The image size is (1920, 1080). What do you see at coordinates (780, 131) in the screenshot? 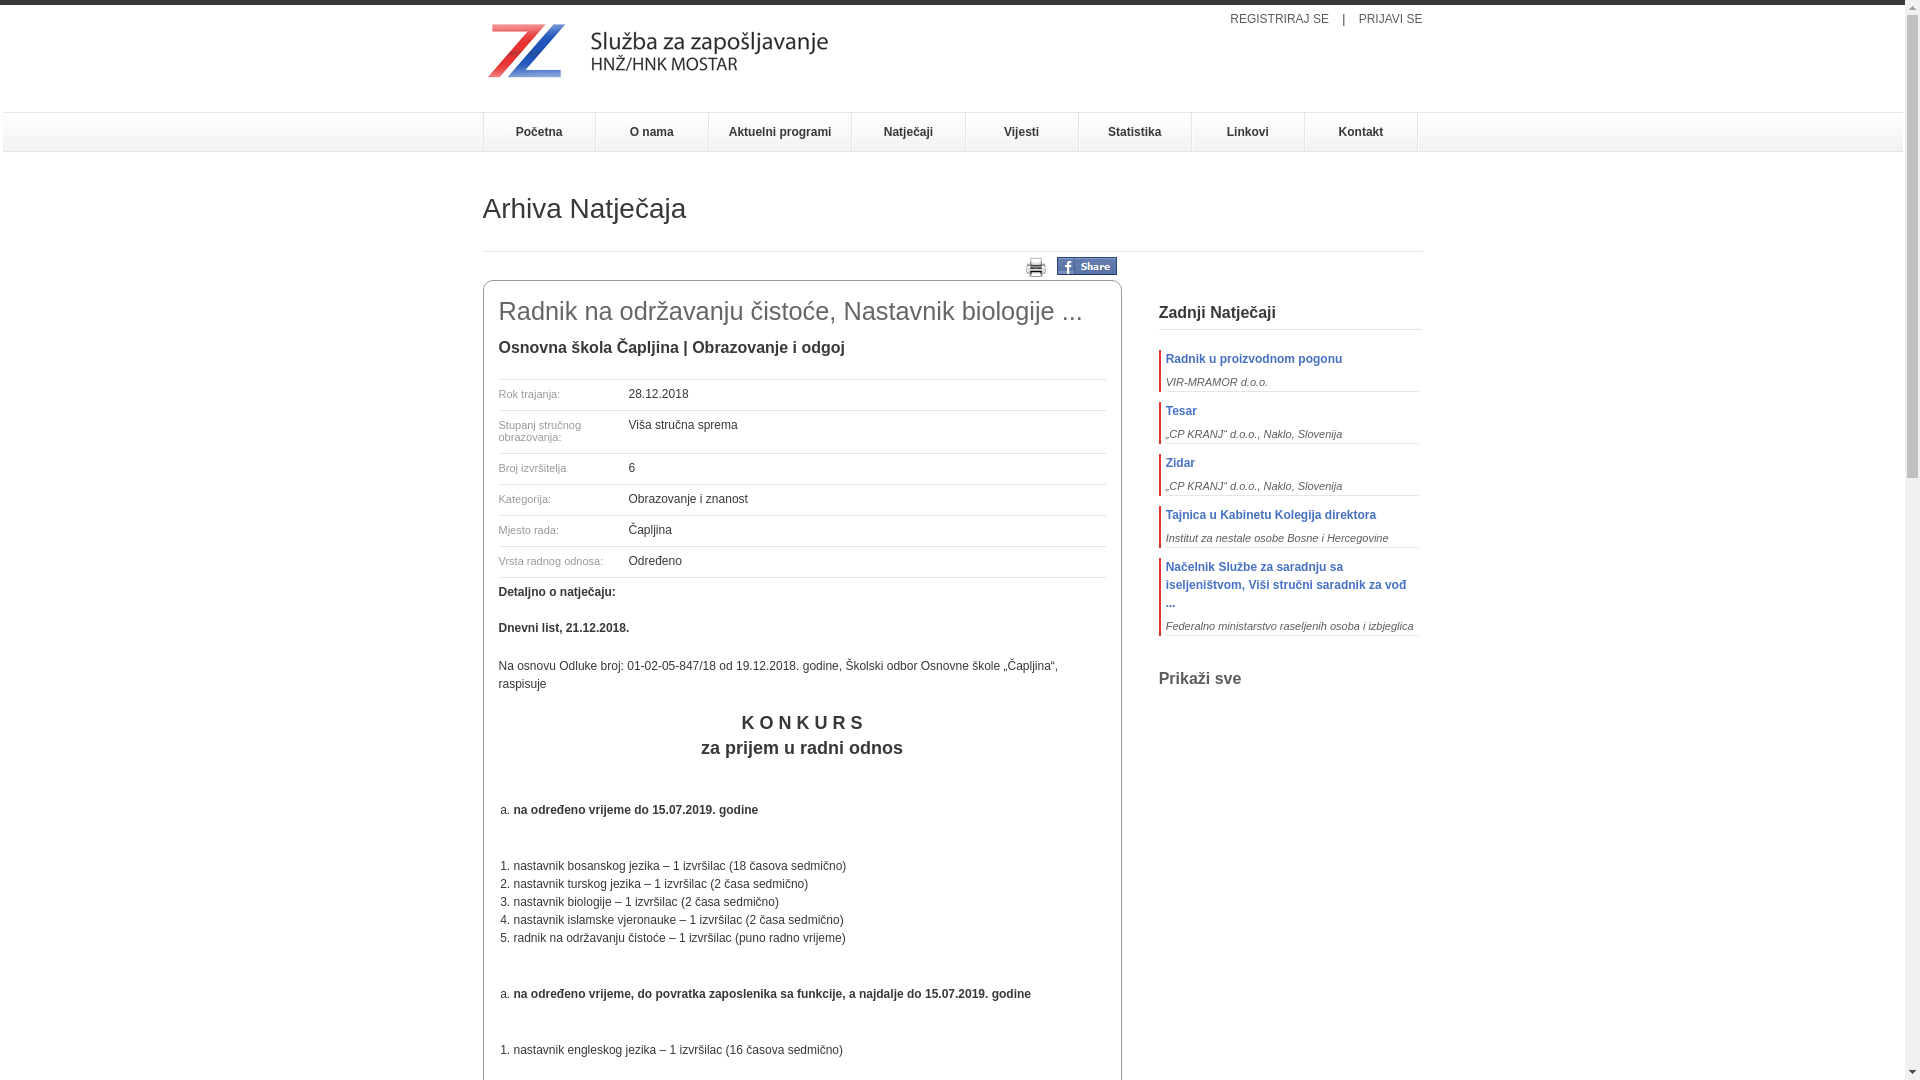
I see `'Aktuelni programi'` at bounding box center [780, 131].